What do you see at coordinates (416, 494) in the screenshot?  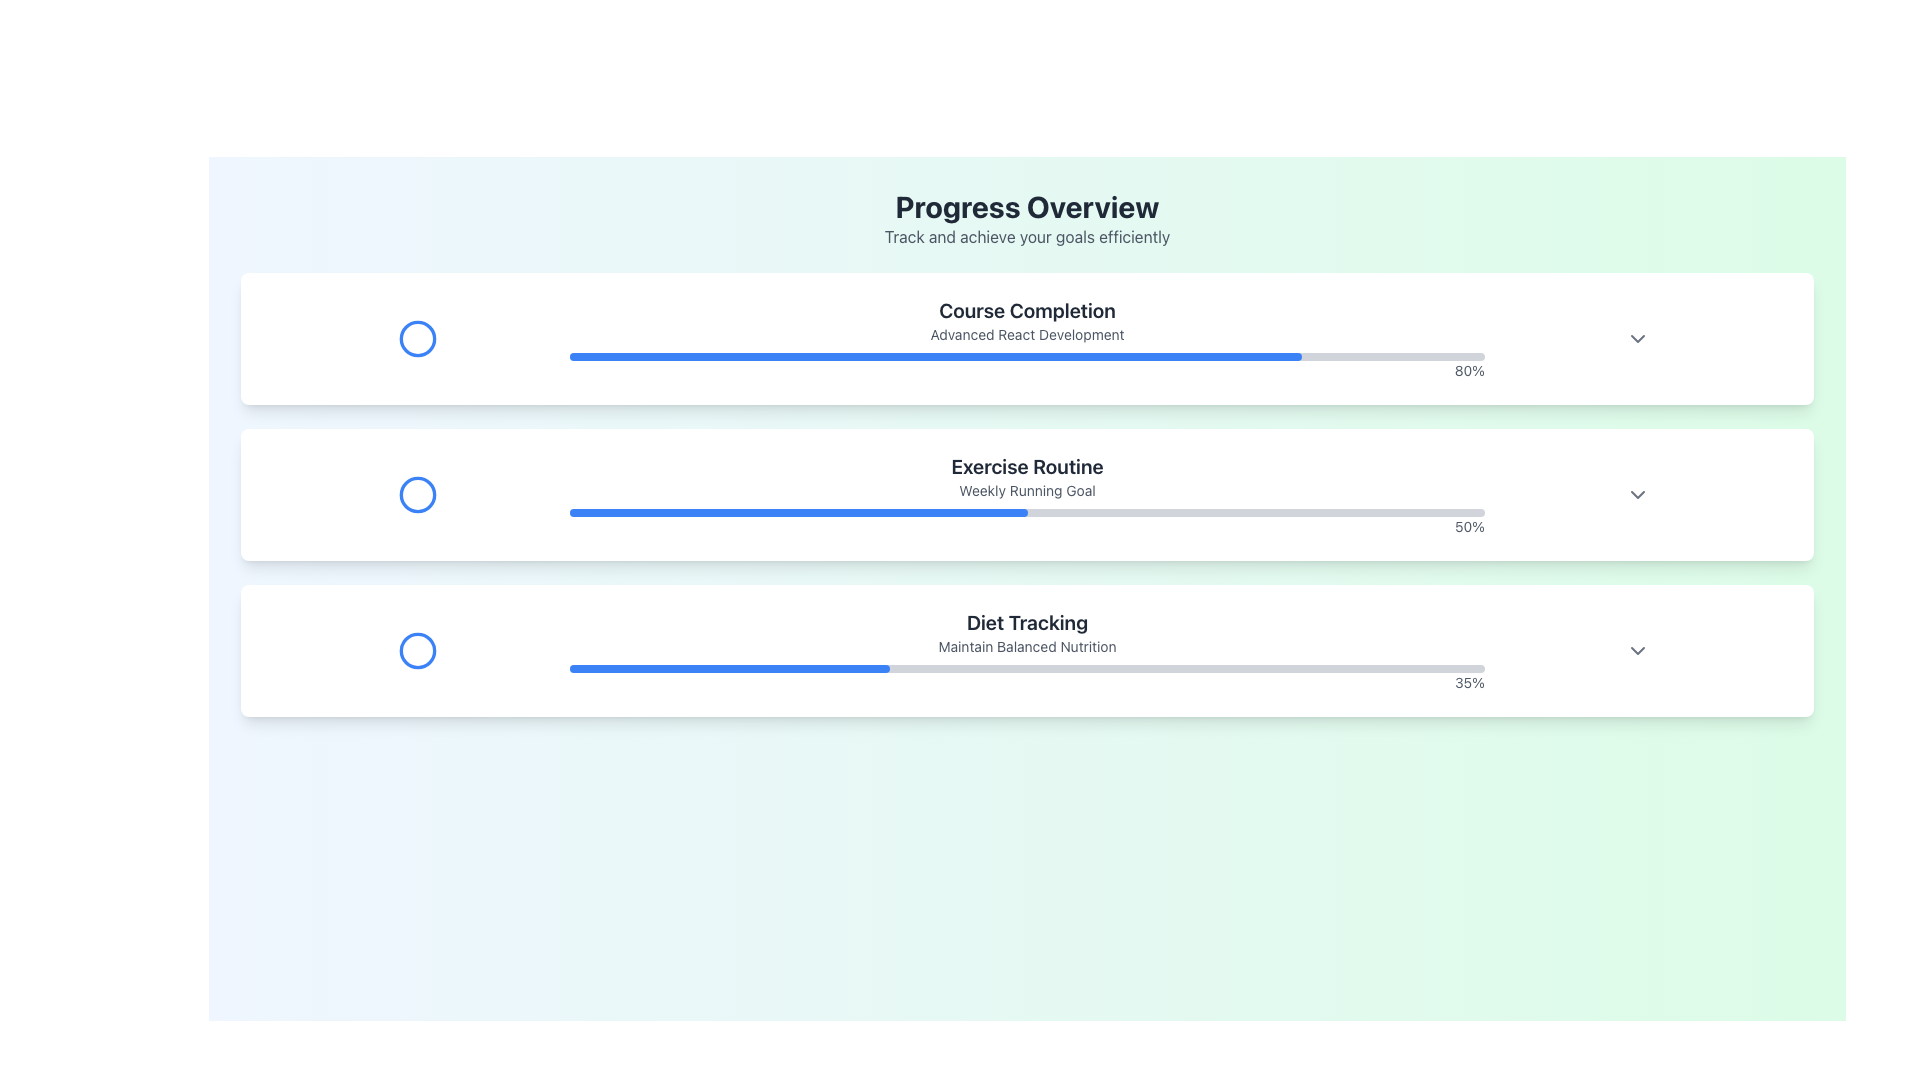 I see `properties of the circular icon representing the 'Exercise Routine' section, which is aligned with the progress bar and percentage text` at bounding box center [416, 494].